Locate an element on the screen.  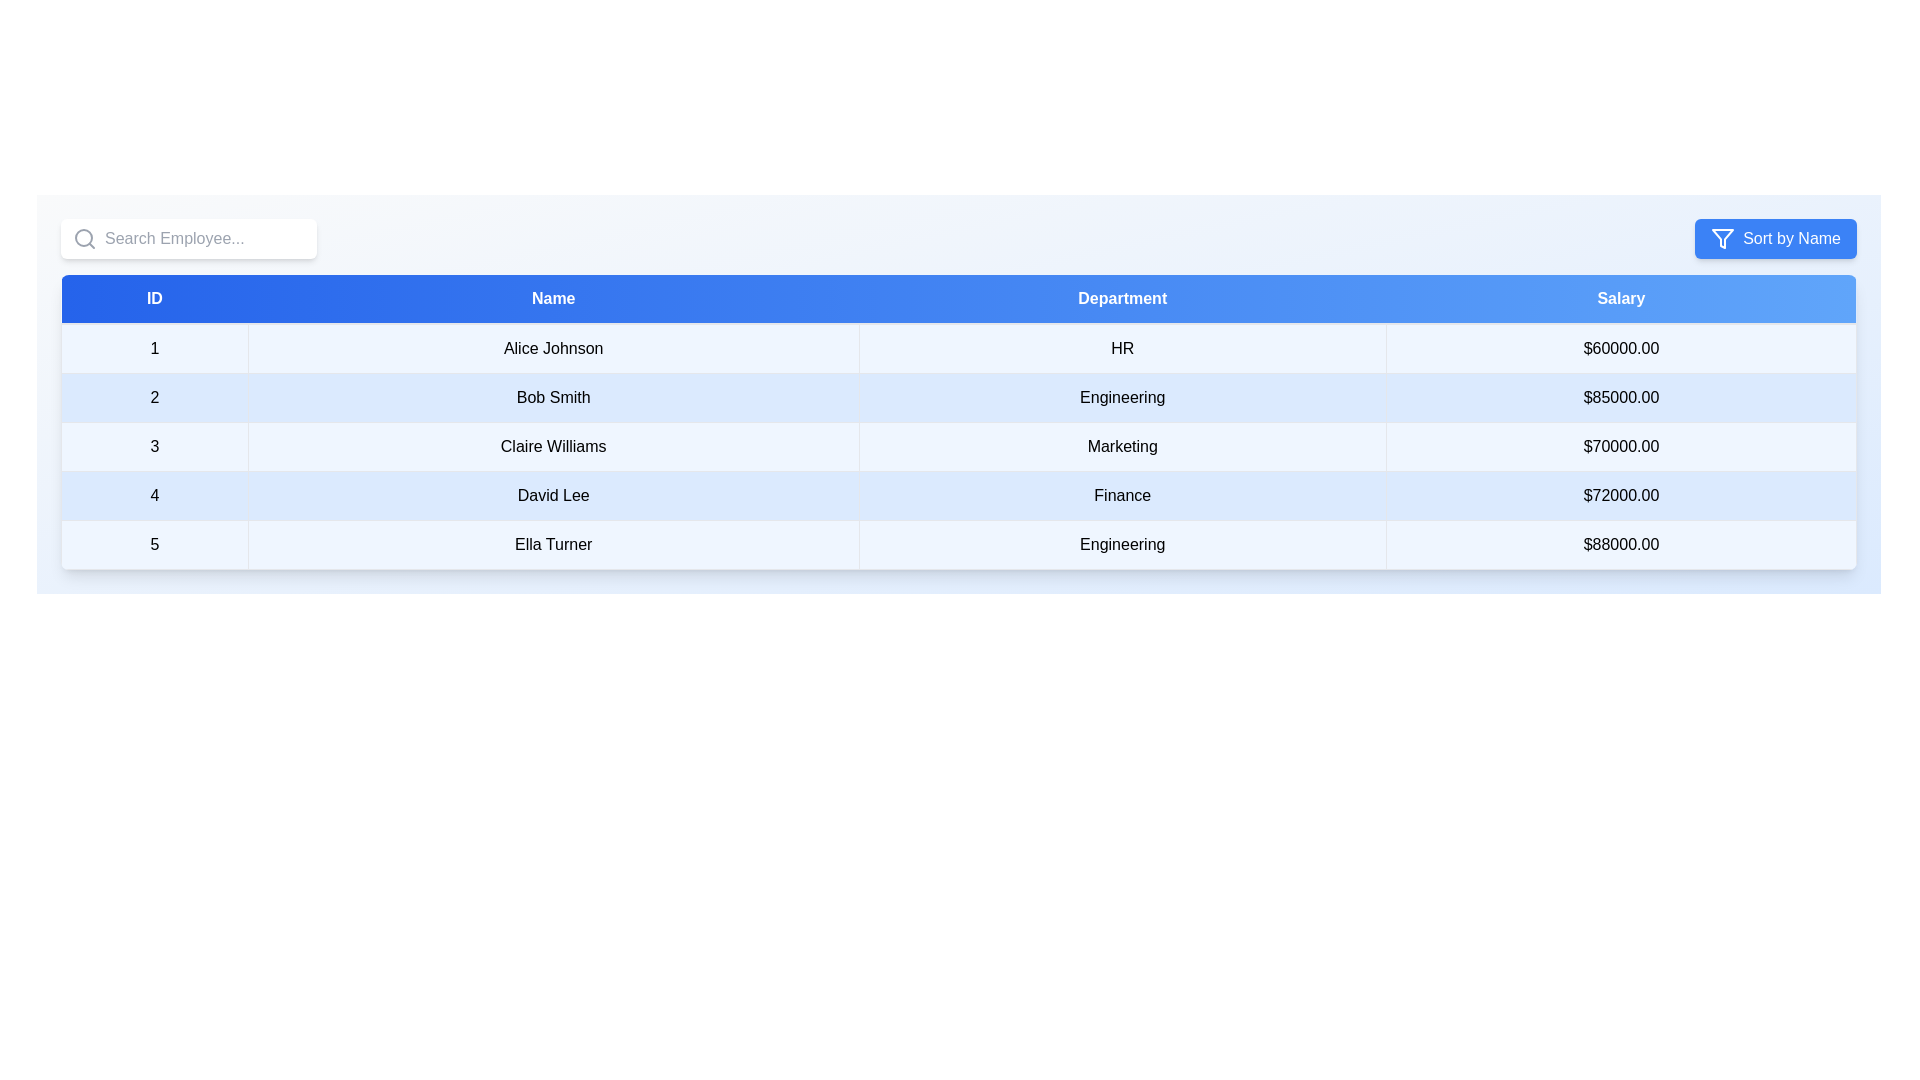
the table cell representing the department 'Finance' associated with 'David Lee', located in the third column of the fourth row is located at coordinates (1122, 495).